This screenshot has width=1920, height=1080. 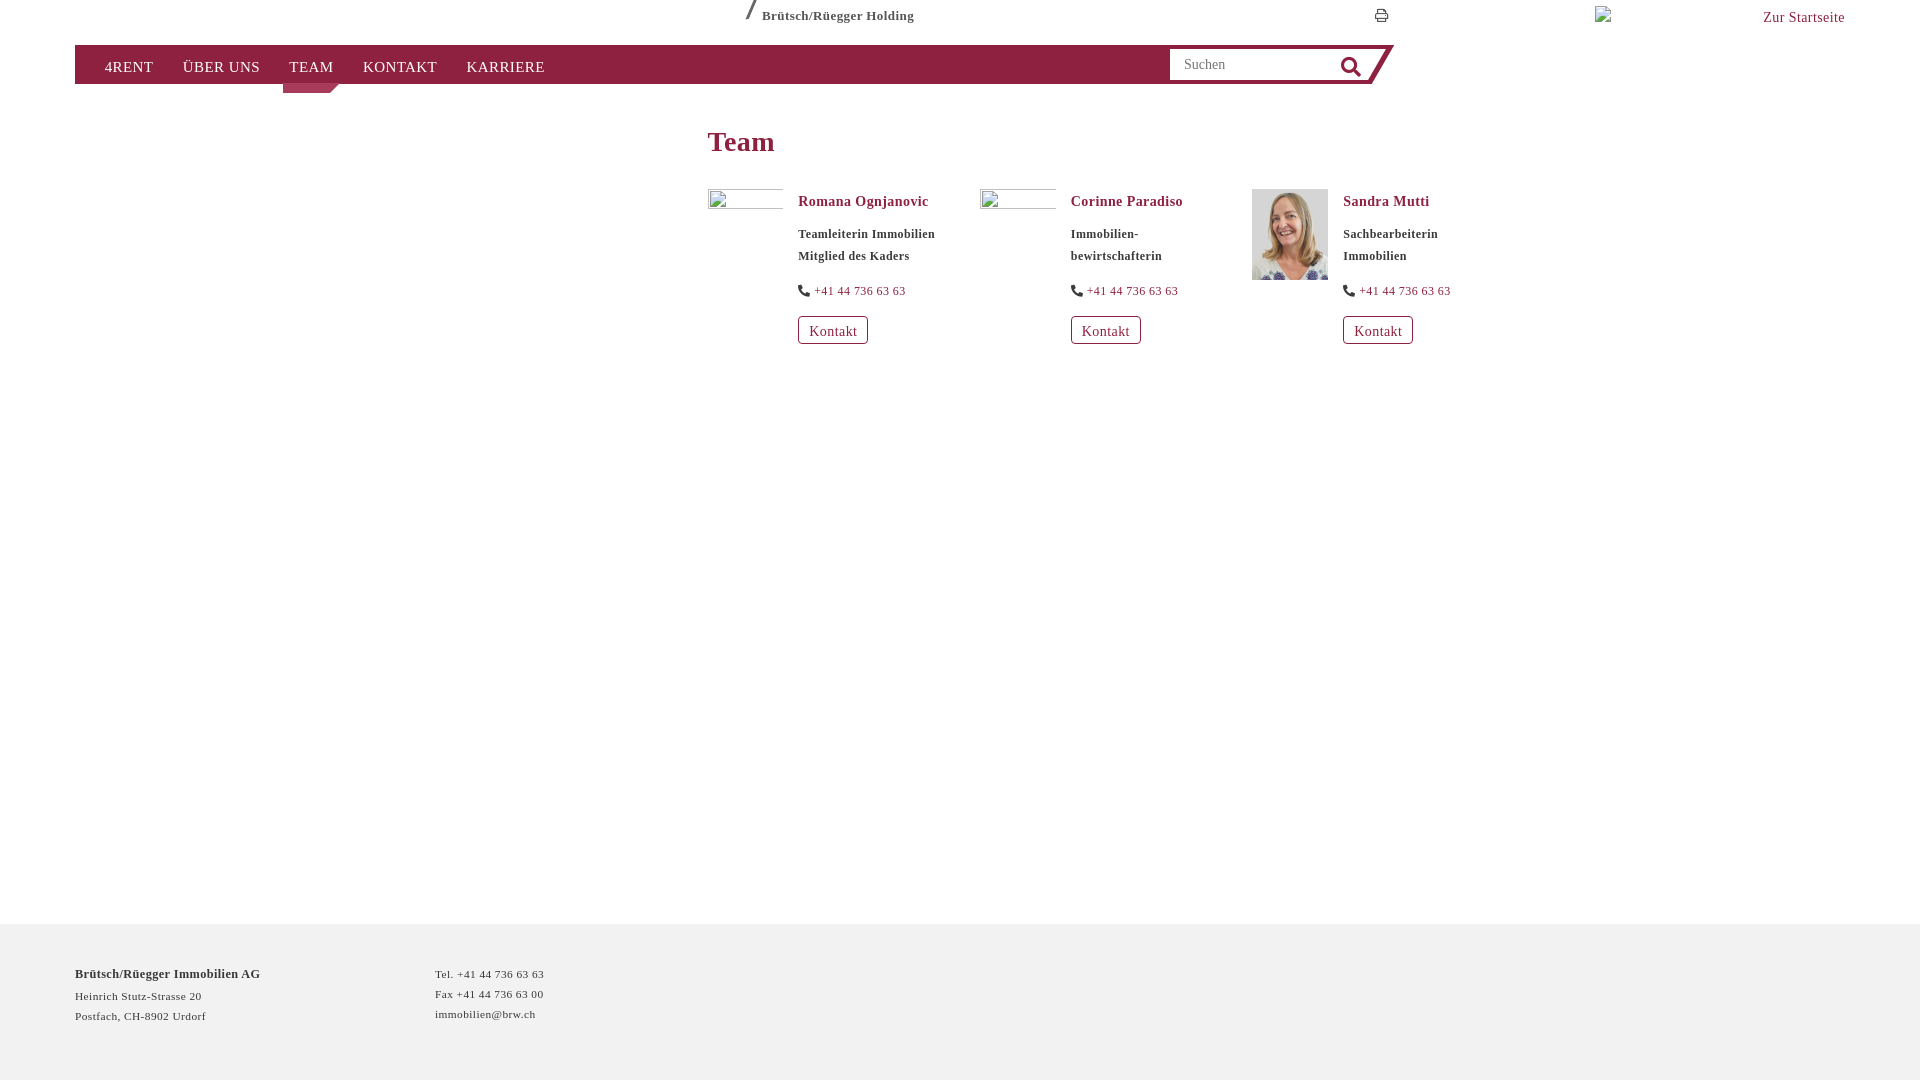 I want to click on '+41 44 736 63 63', so click(x=1404, y=291).